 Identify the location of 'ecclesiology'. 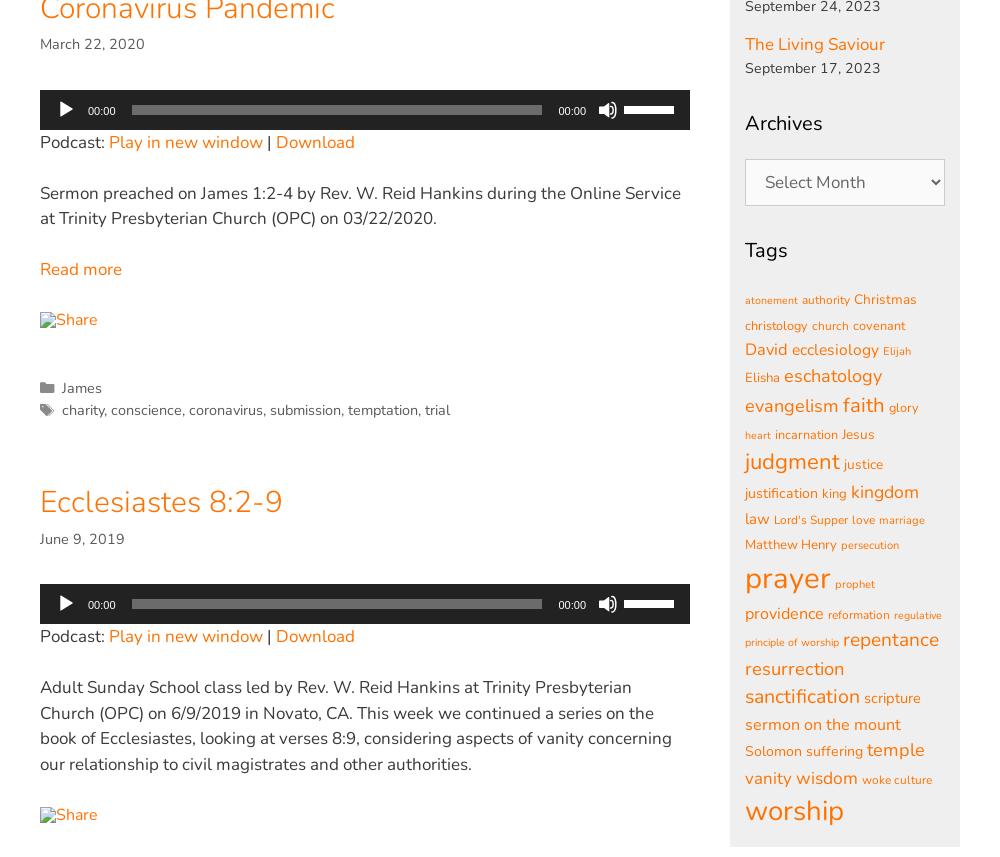
(834, 349).